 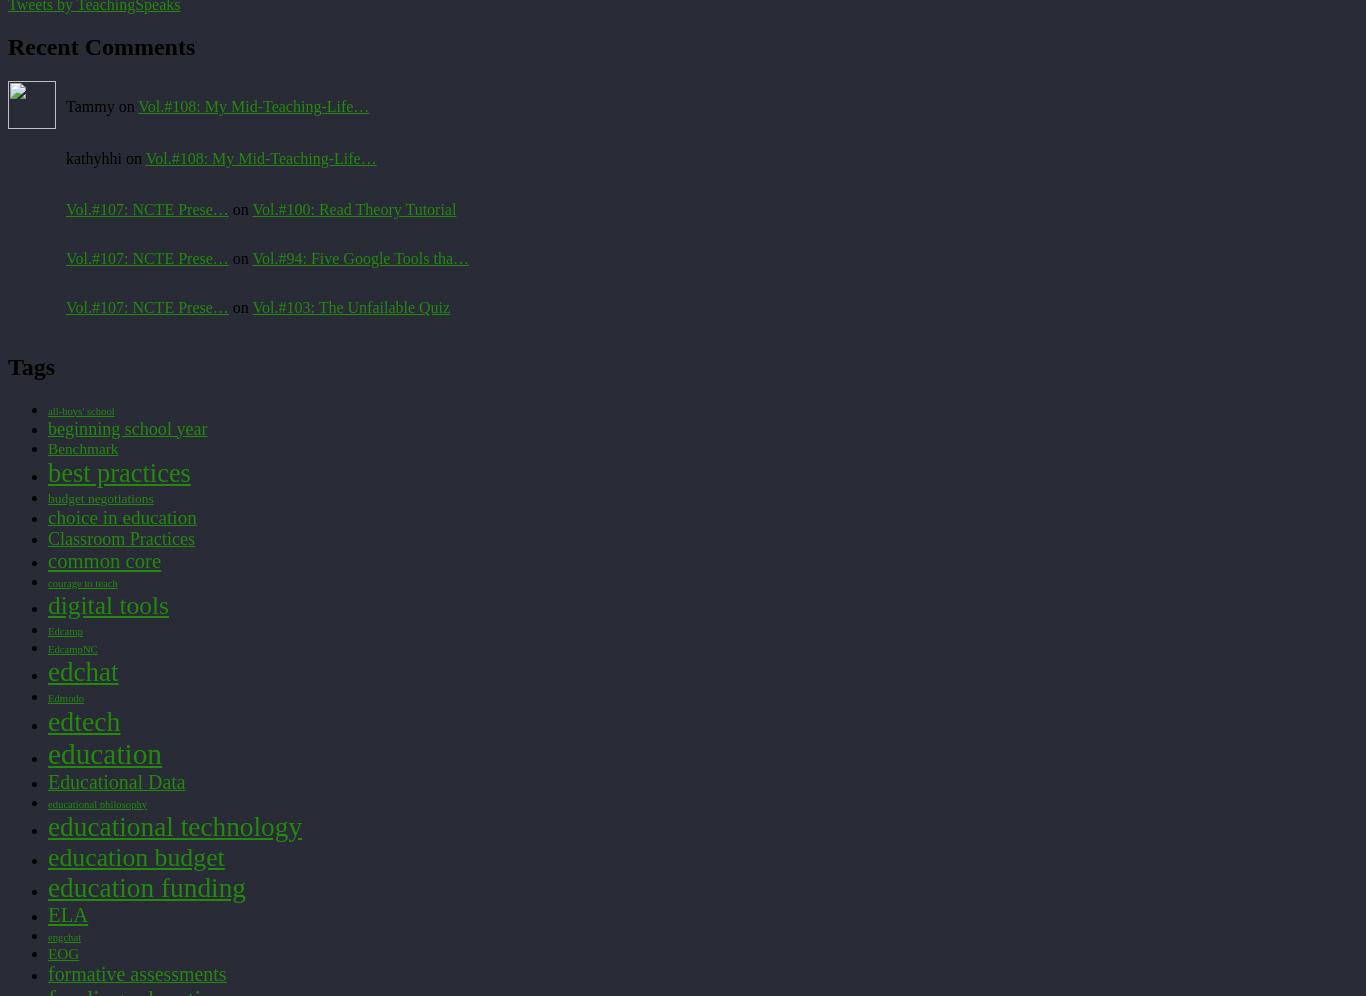 What do you see at coordinates (72, 647) in the screenshot?
I see `'EdcampNC'` at bounding box center [72, 647].